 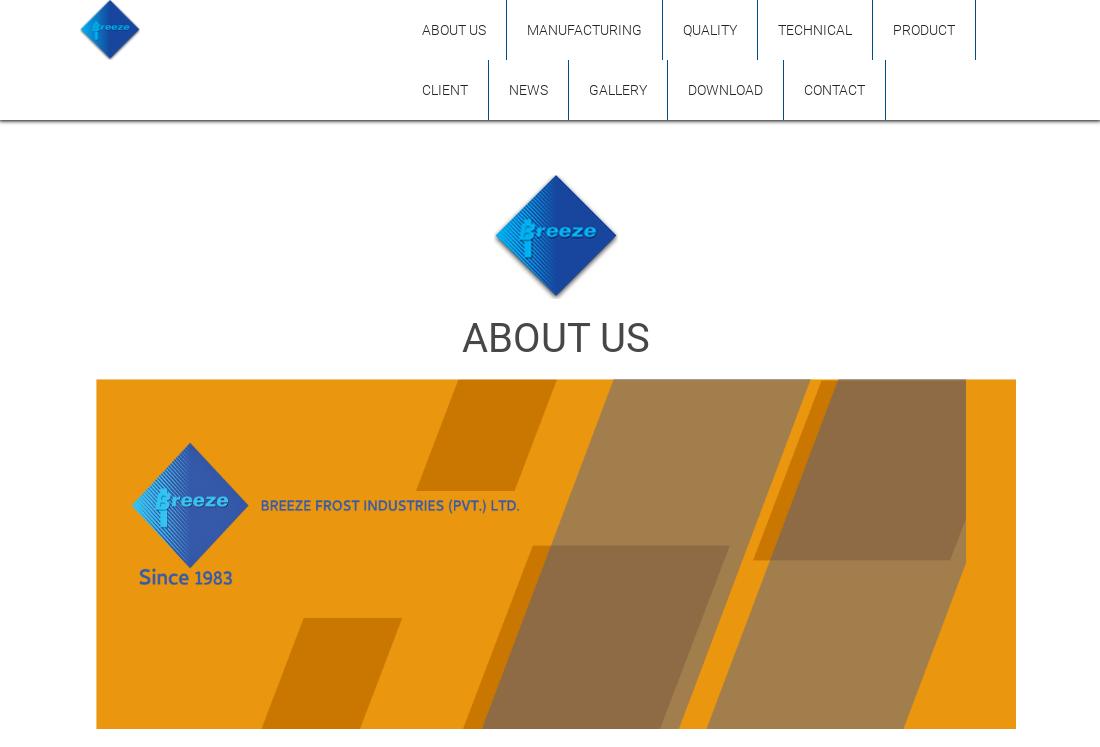 What do you see at coordinates (778, 30) in the screenshot?
I see `'Technical'` at bounding box center [778, 30].